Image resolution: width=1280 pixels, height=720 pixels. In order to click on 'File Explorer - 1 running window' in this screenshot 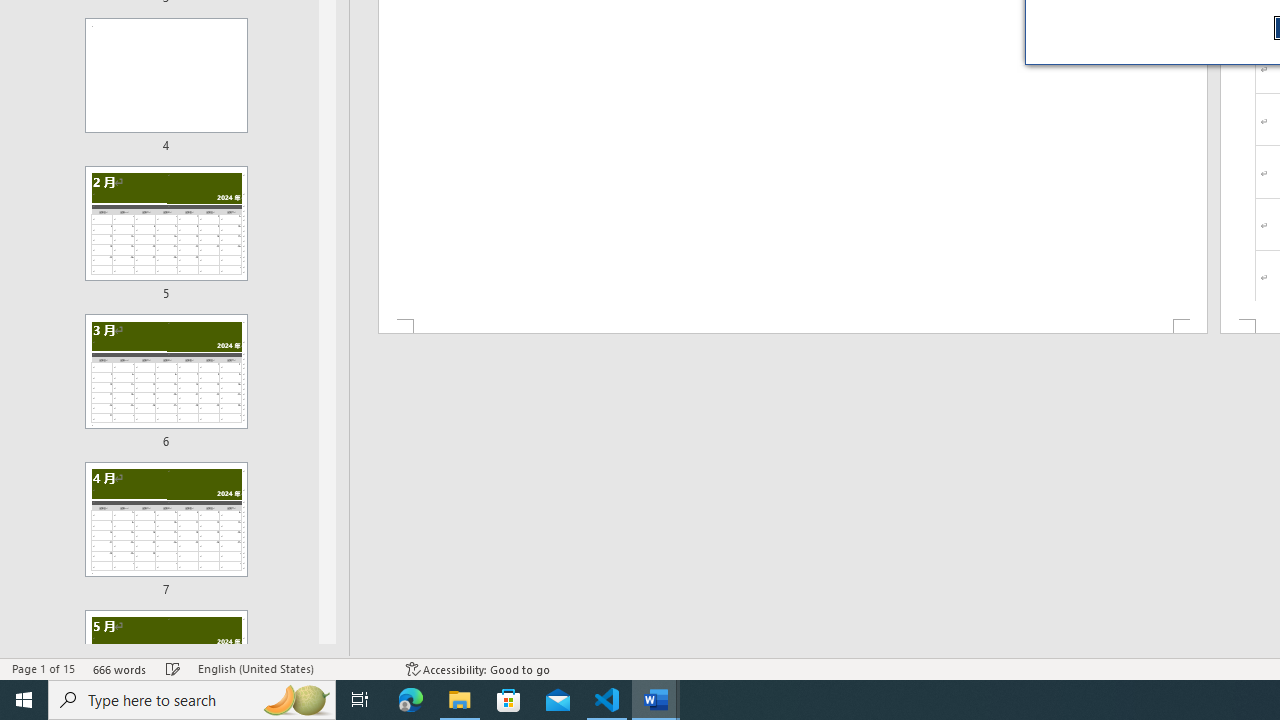, I will do `click(459, 698)`.